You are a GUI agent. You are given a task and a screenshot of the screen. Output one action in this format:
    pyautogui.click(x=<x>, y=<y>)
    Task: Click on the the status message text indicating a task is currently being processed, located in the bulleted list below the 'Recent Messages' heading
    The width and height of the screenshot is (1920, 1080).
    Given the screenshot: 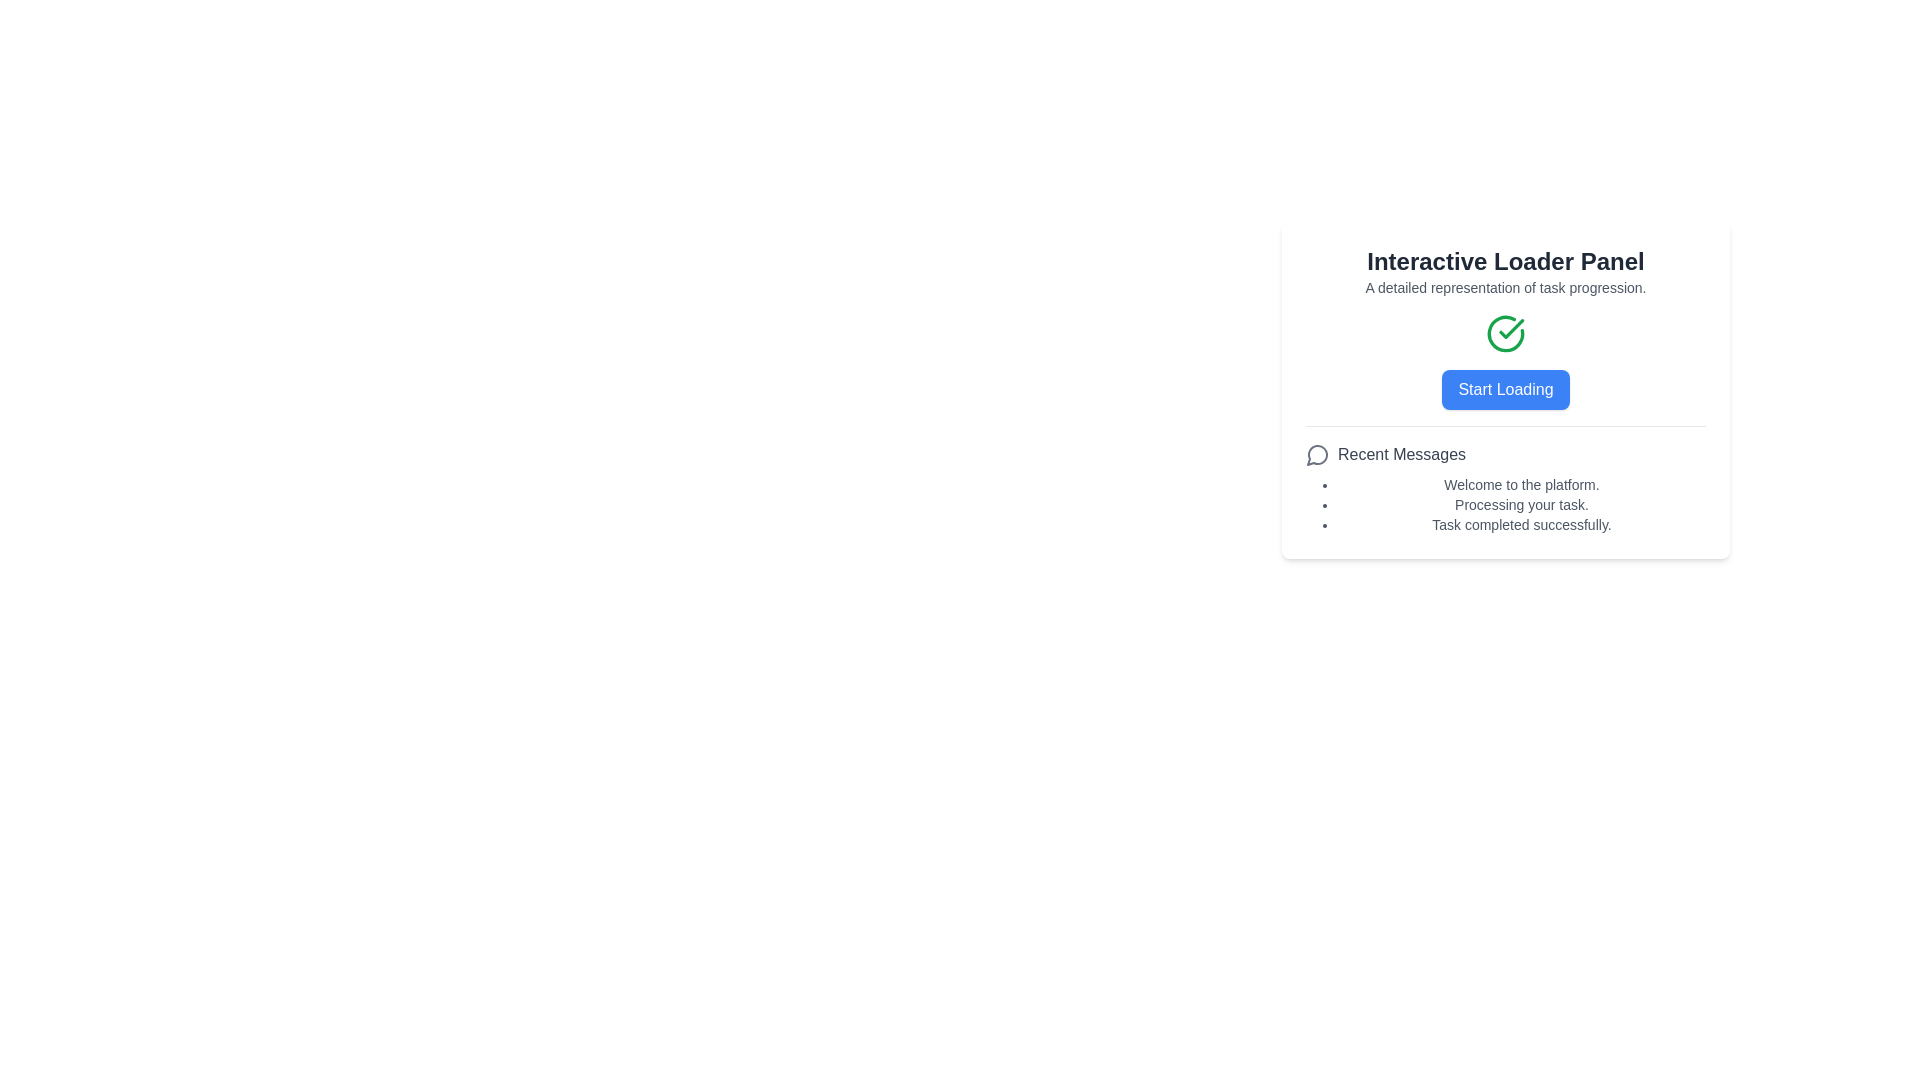 What is the action you would take?
    pyautogui.click(x=1520, y=504)
    